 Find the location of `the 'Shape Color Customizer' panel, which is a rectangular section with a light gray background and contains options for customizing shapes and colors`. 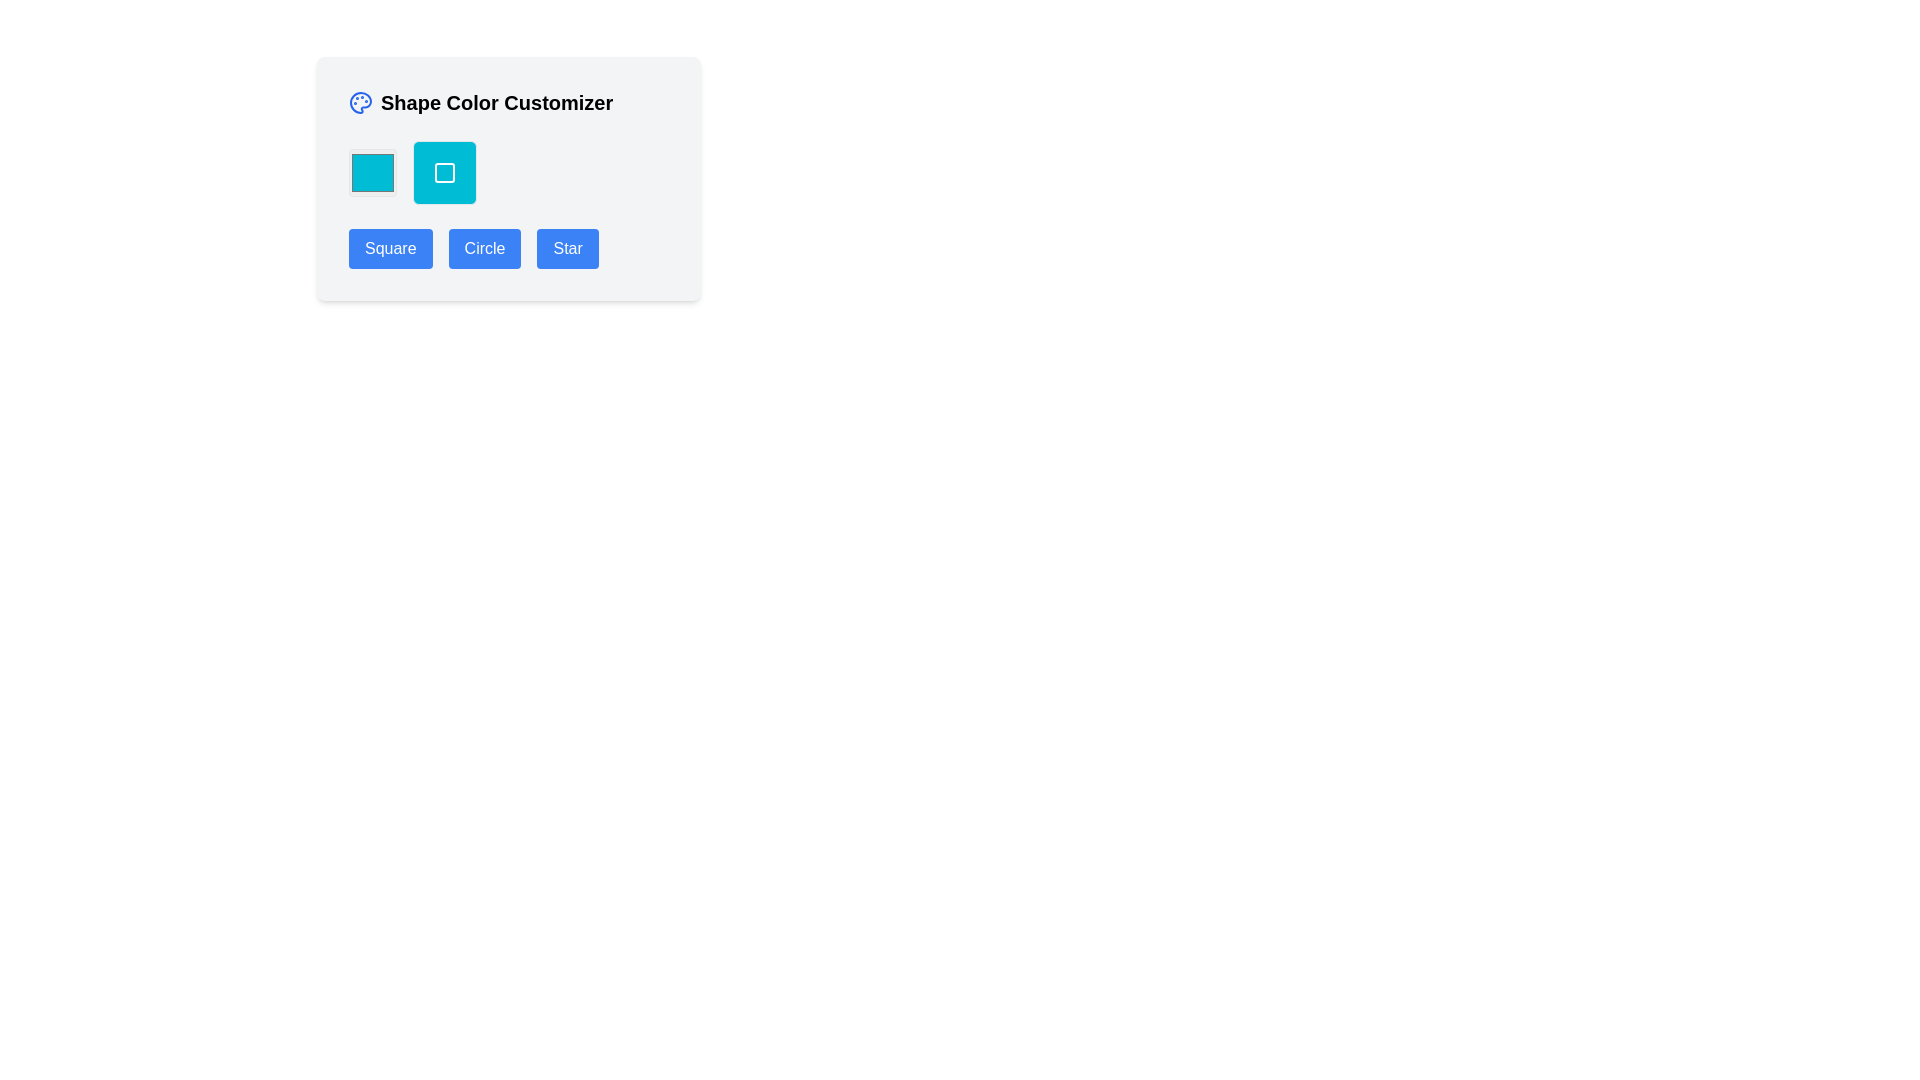

the 'Shape Color Customizer' panel, which is a rectangular section with a light gray background and contains options for customizing shapes and colors is located at coordinates (508, 177).